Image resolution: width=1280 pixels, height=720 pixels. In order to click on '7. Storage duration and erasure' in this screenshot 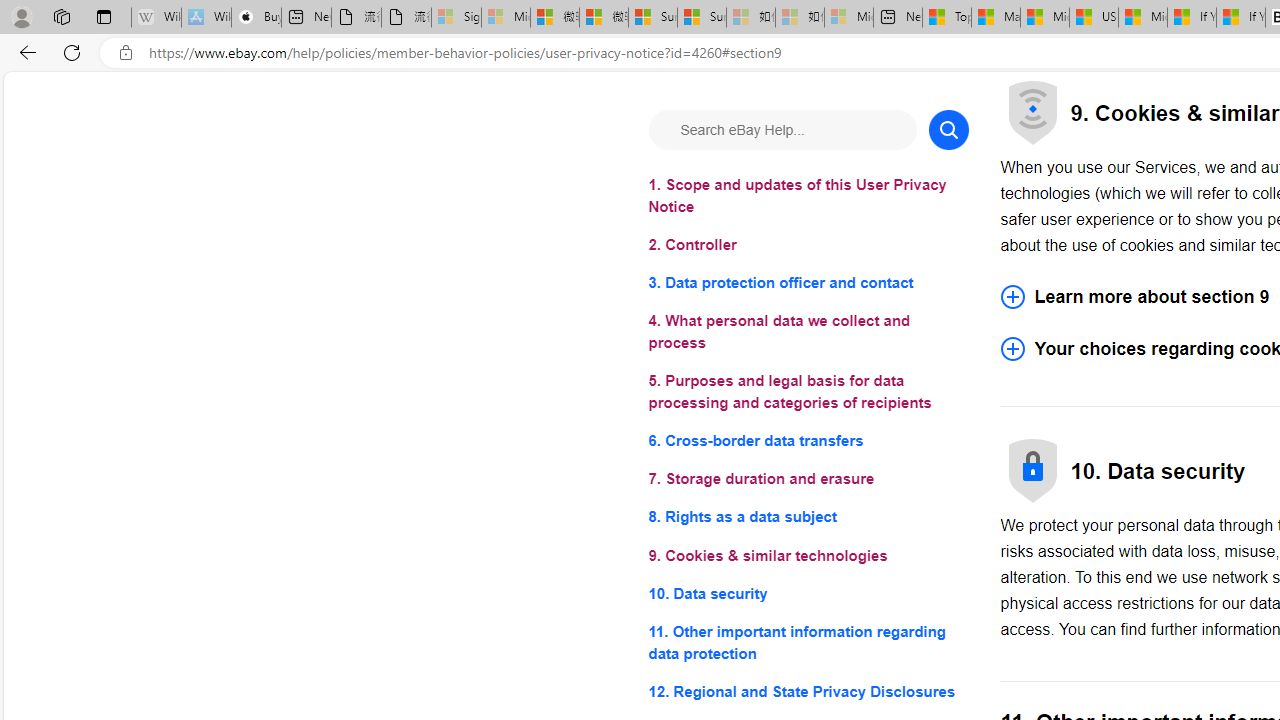, I will do `click(808, 479)`.